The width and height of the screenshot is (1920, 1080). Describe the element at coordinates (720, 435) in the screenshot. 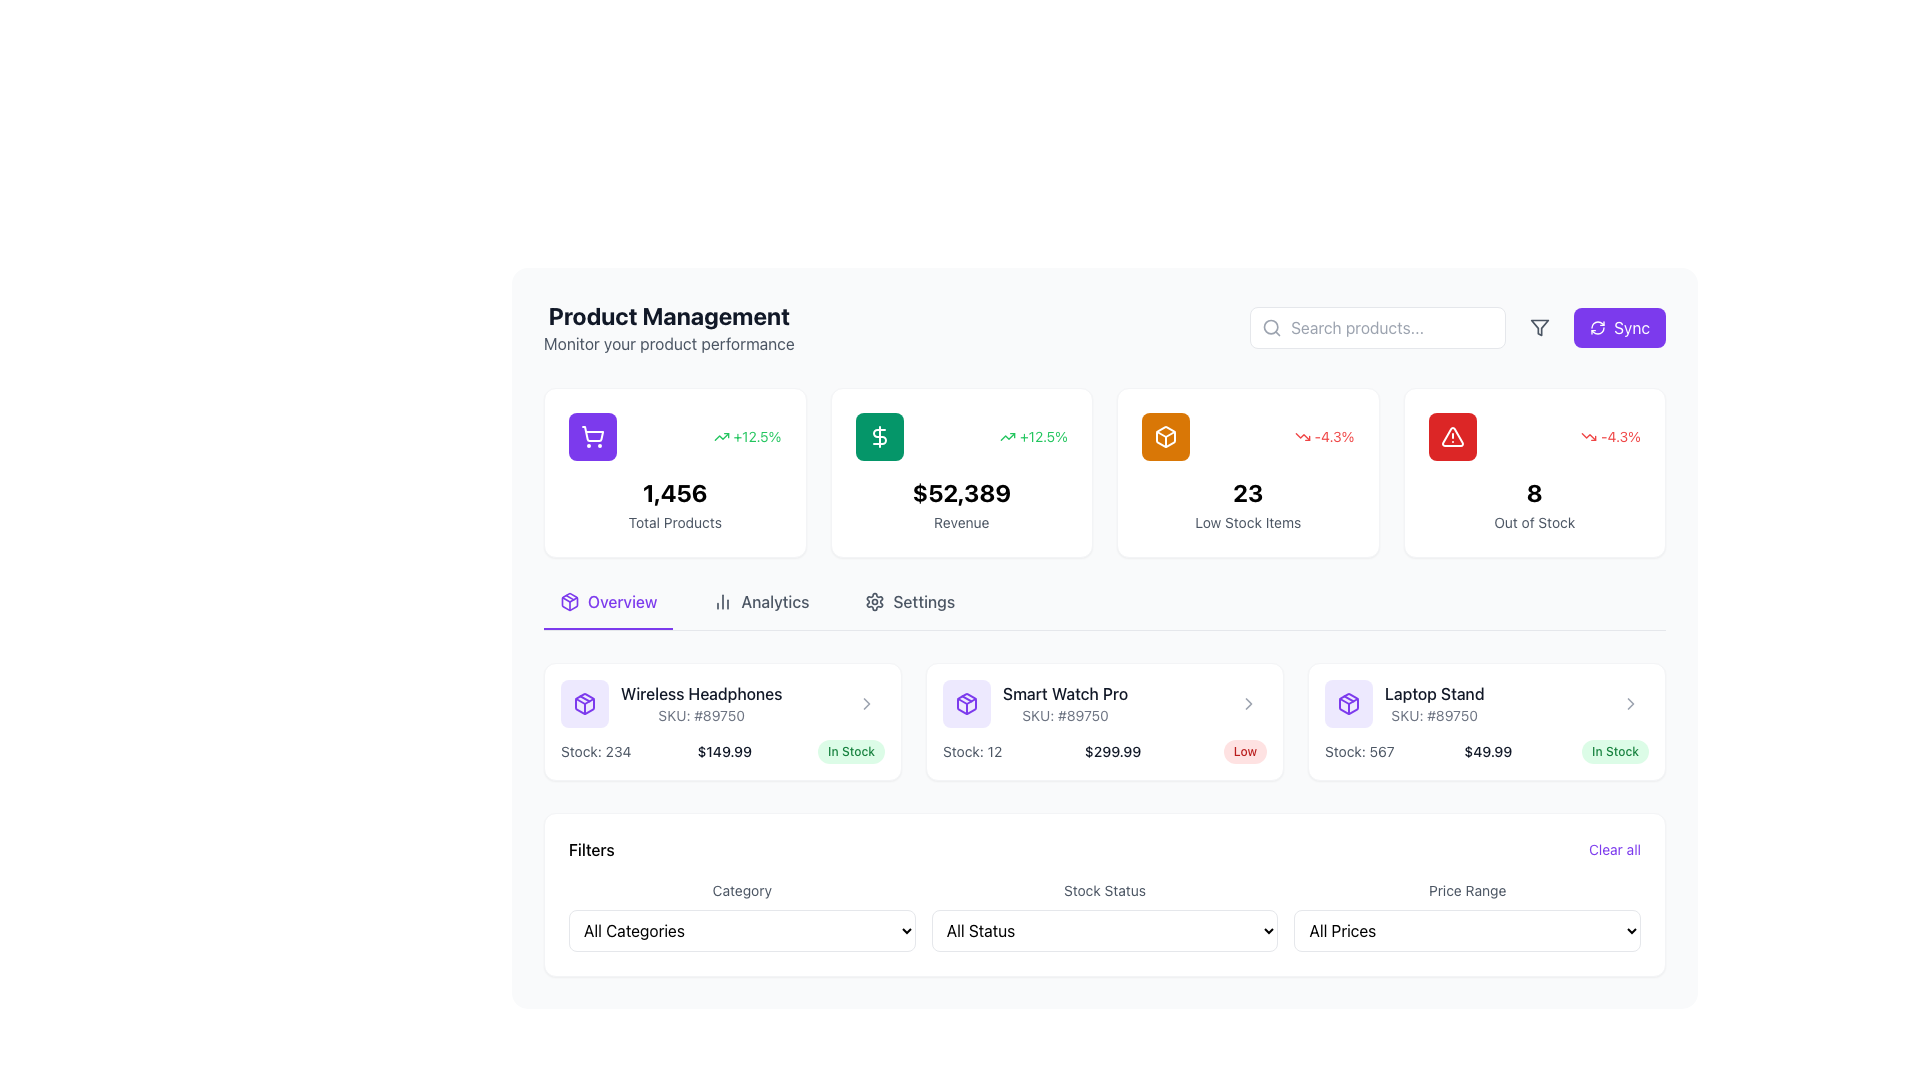

I see `the upward-pointing green icon indicative of trending improvement, located to the left of the text '+12.5%' within the revenue widget` at that location.